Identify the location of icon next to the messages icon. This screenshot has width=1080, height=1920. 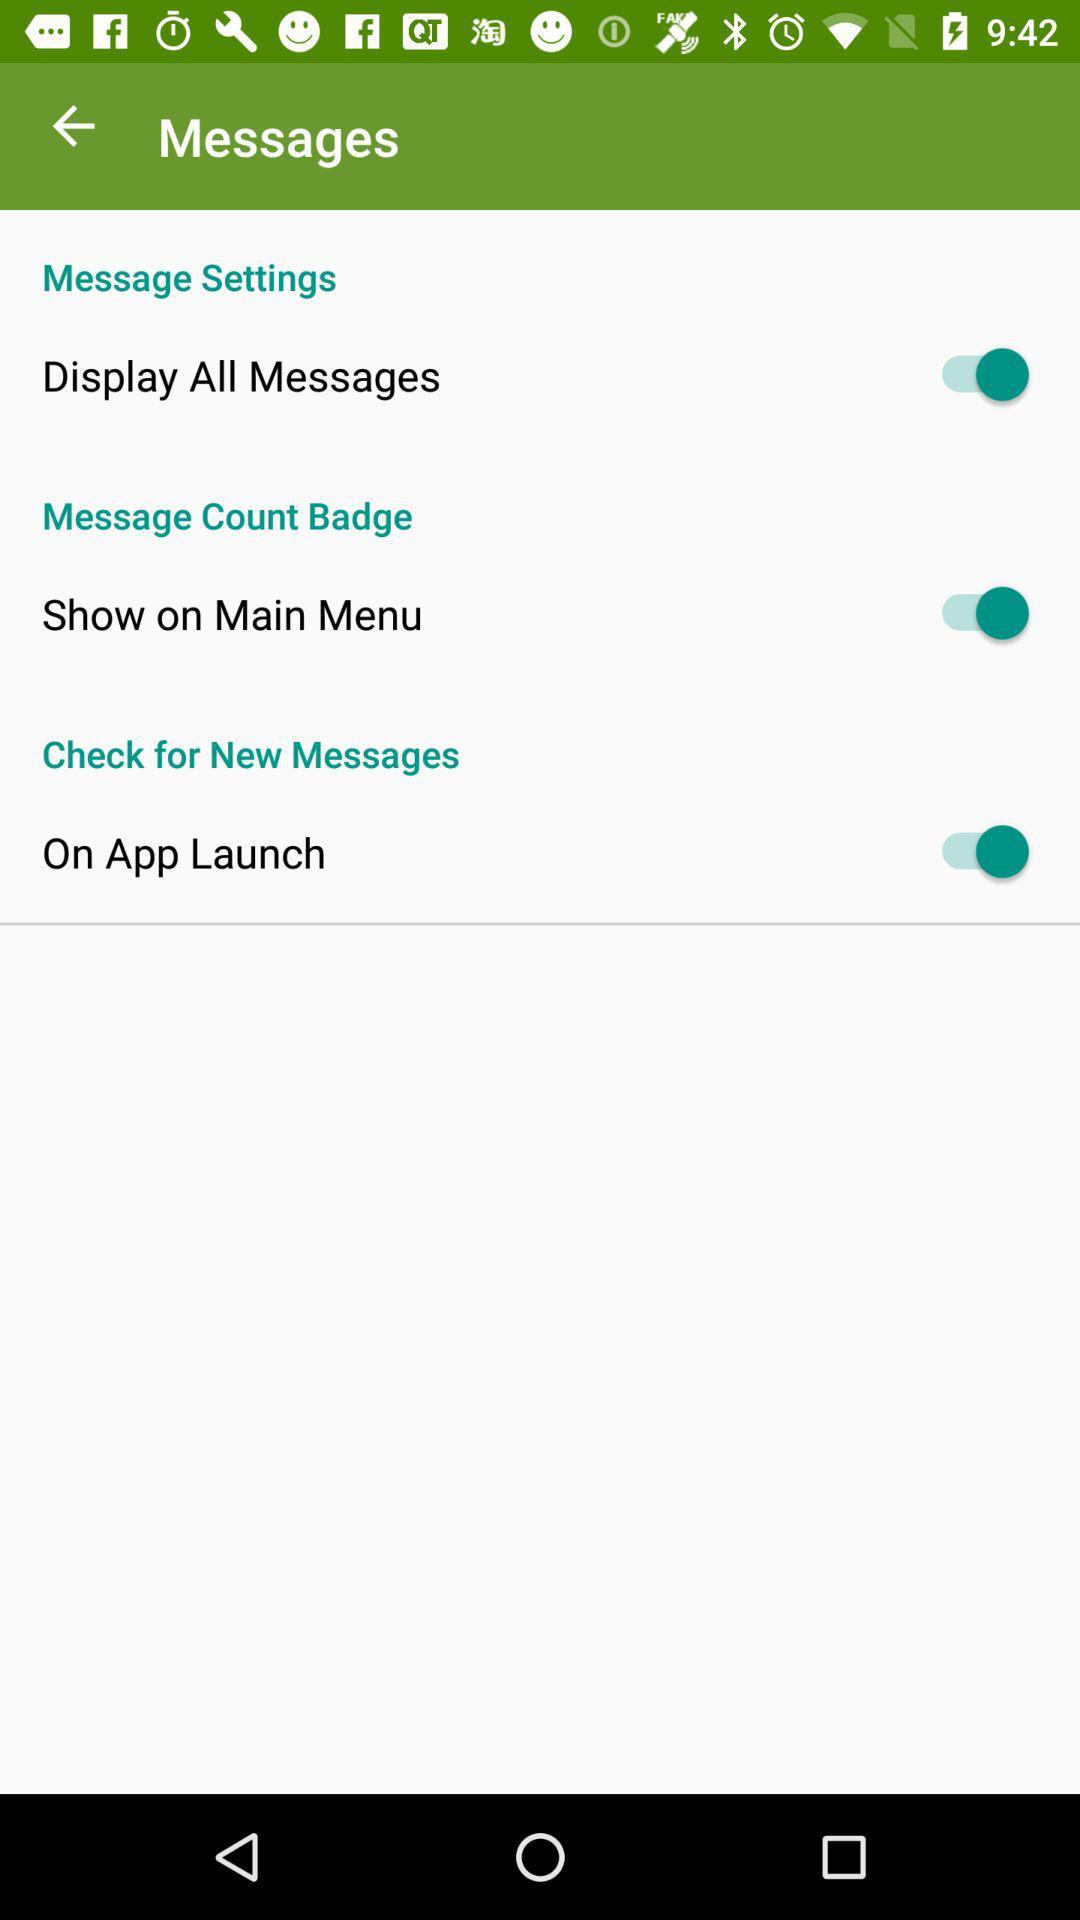
(72, 130).